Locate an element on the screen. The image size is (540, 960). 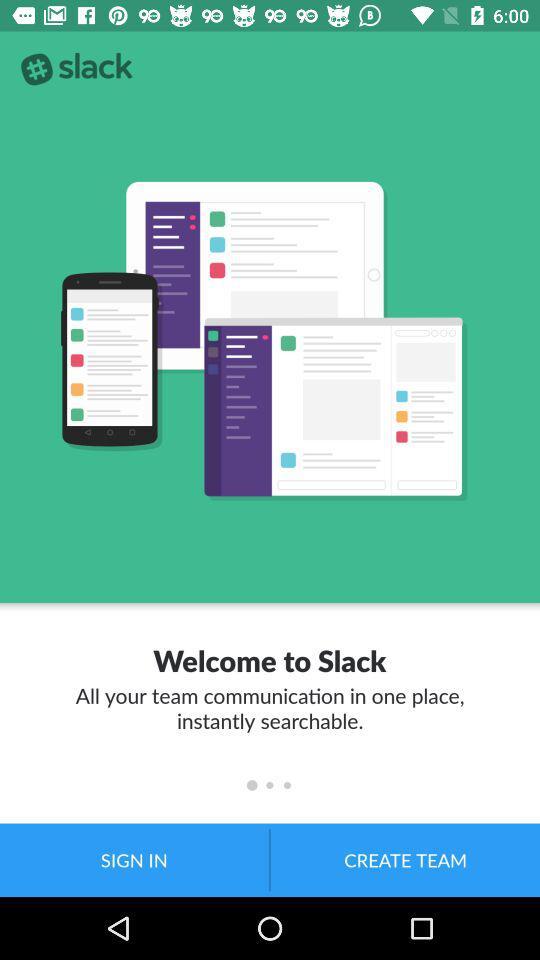
the sign in icon is located at coordinates (134, 859).